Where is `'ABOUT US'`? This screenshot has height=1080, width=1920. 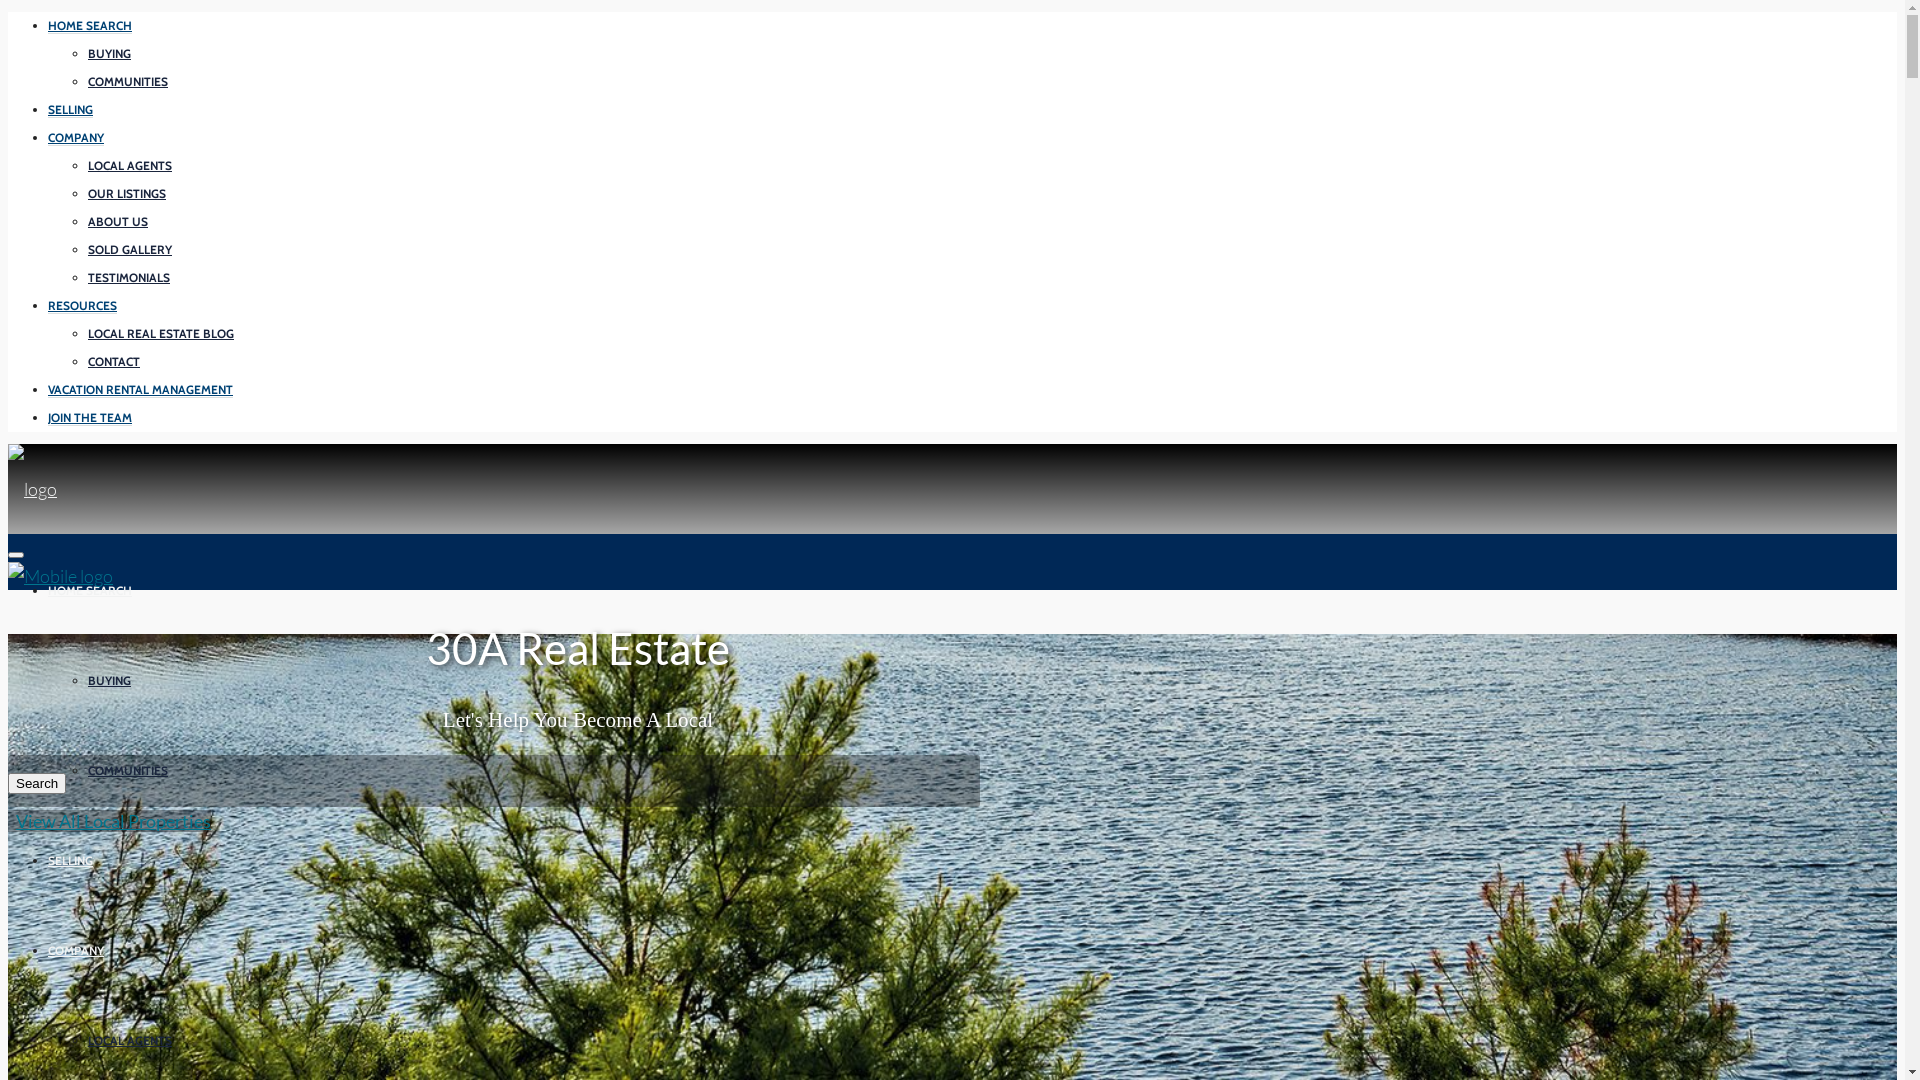
'ABOUT US' is located at coordinates (117, 222).